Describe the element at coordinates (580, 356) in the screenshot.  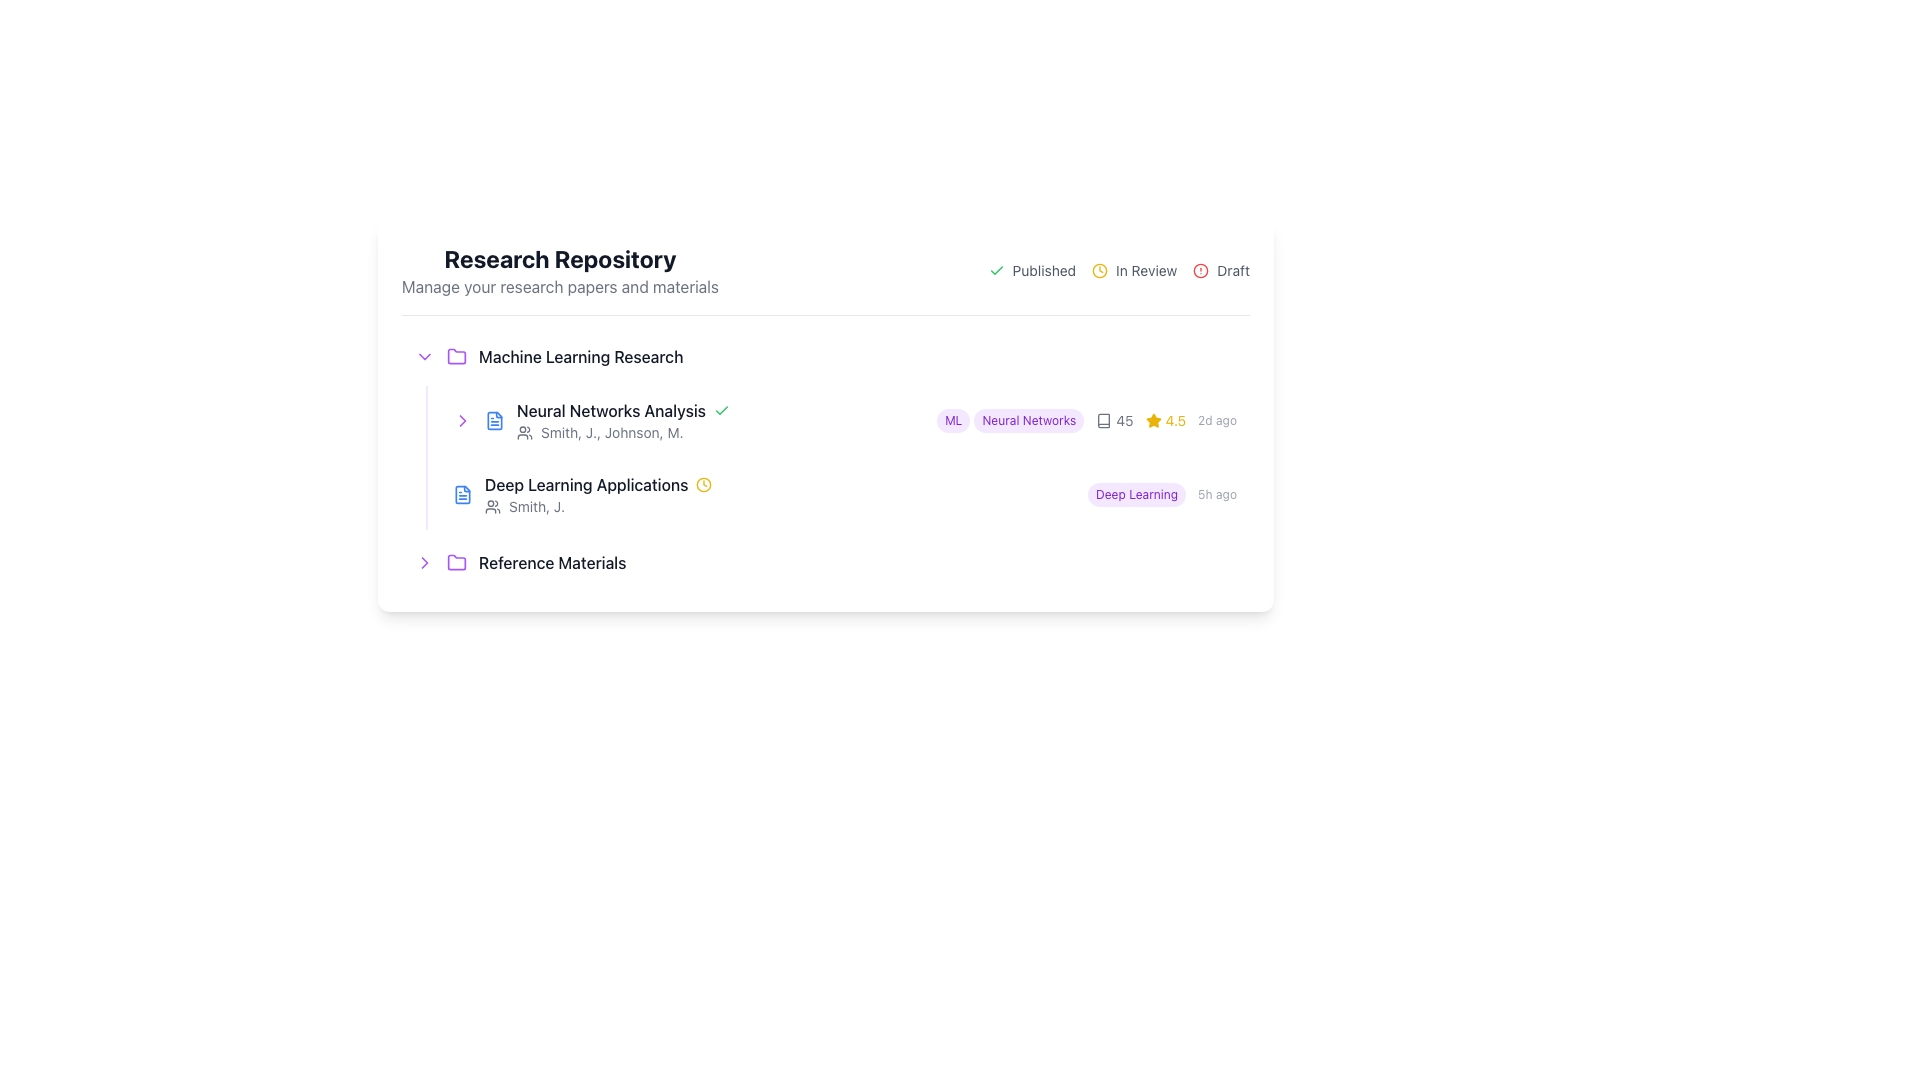
I see `the text element displaying 'Machine Learning Research'` at that location.